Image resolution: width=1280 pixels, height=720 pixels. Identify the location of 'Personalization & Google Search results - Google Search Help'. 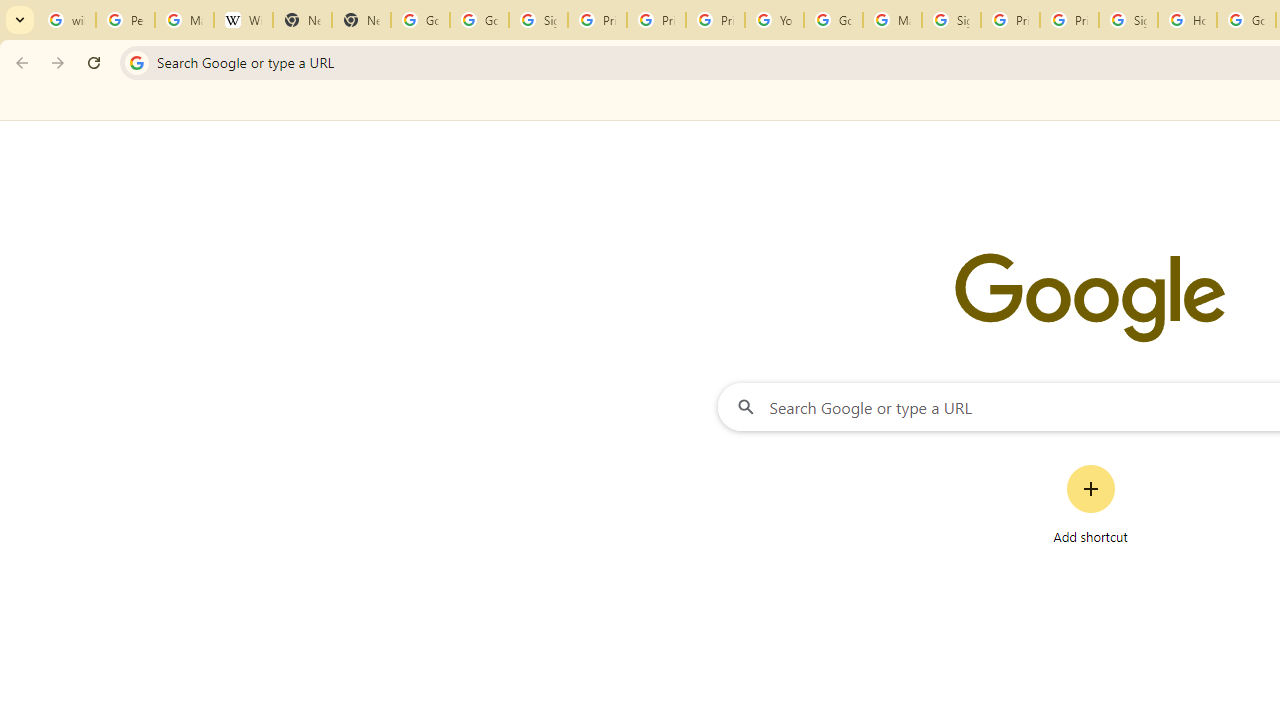
(124, 20).